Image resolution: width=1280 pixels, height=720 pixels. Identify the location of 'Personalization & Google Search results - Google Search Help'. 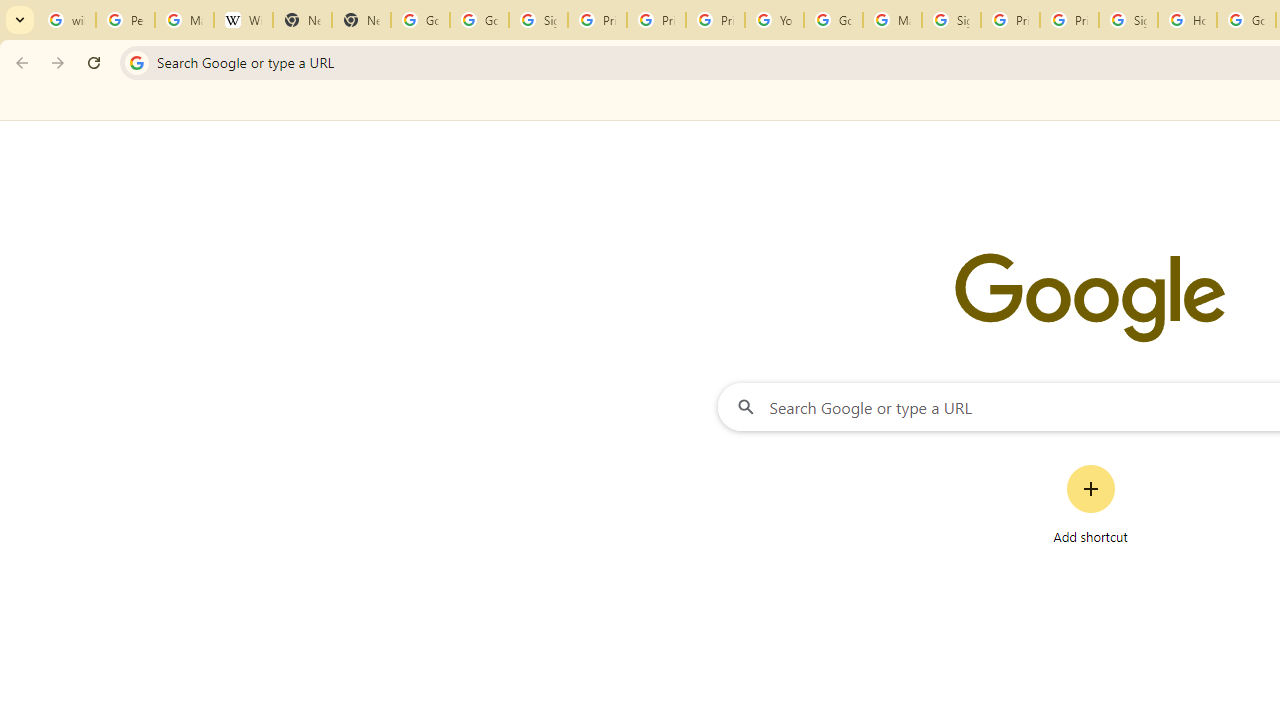
(124, 20).